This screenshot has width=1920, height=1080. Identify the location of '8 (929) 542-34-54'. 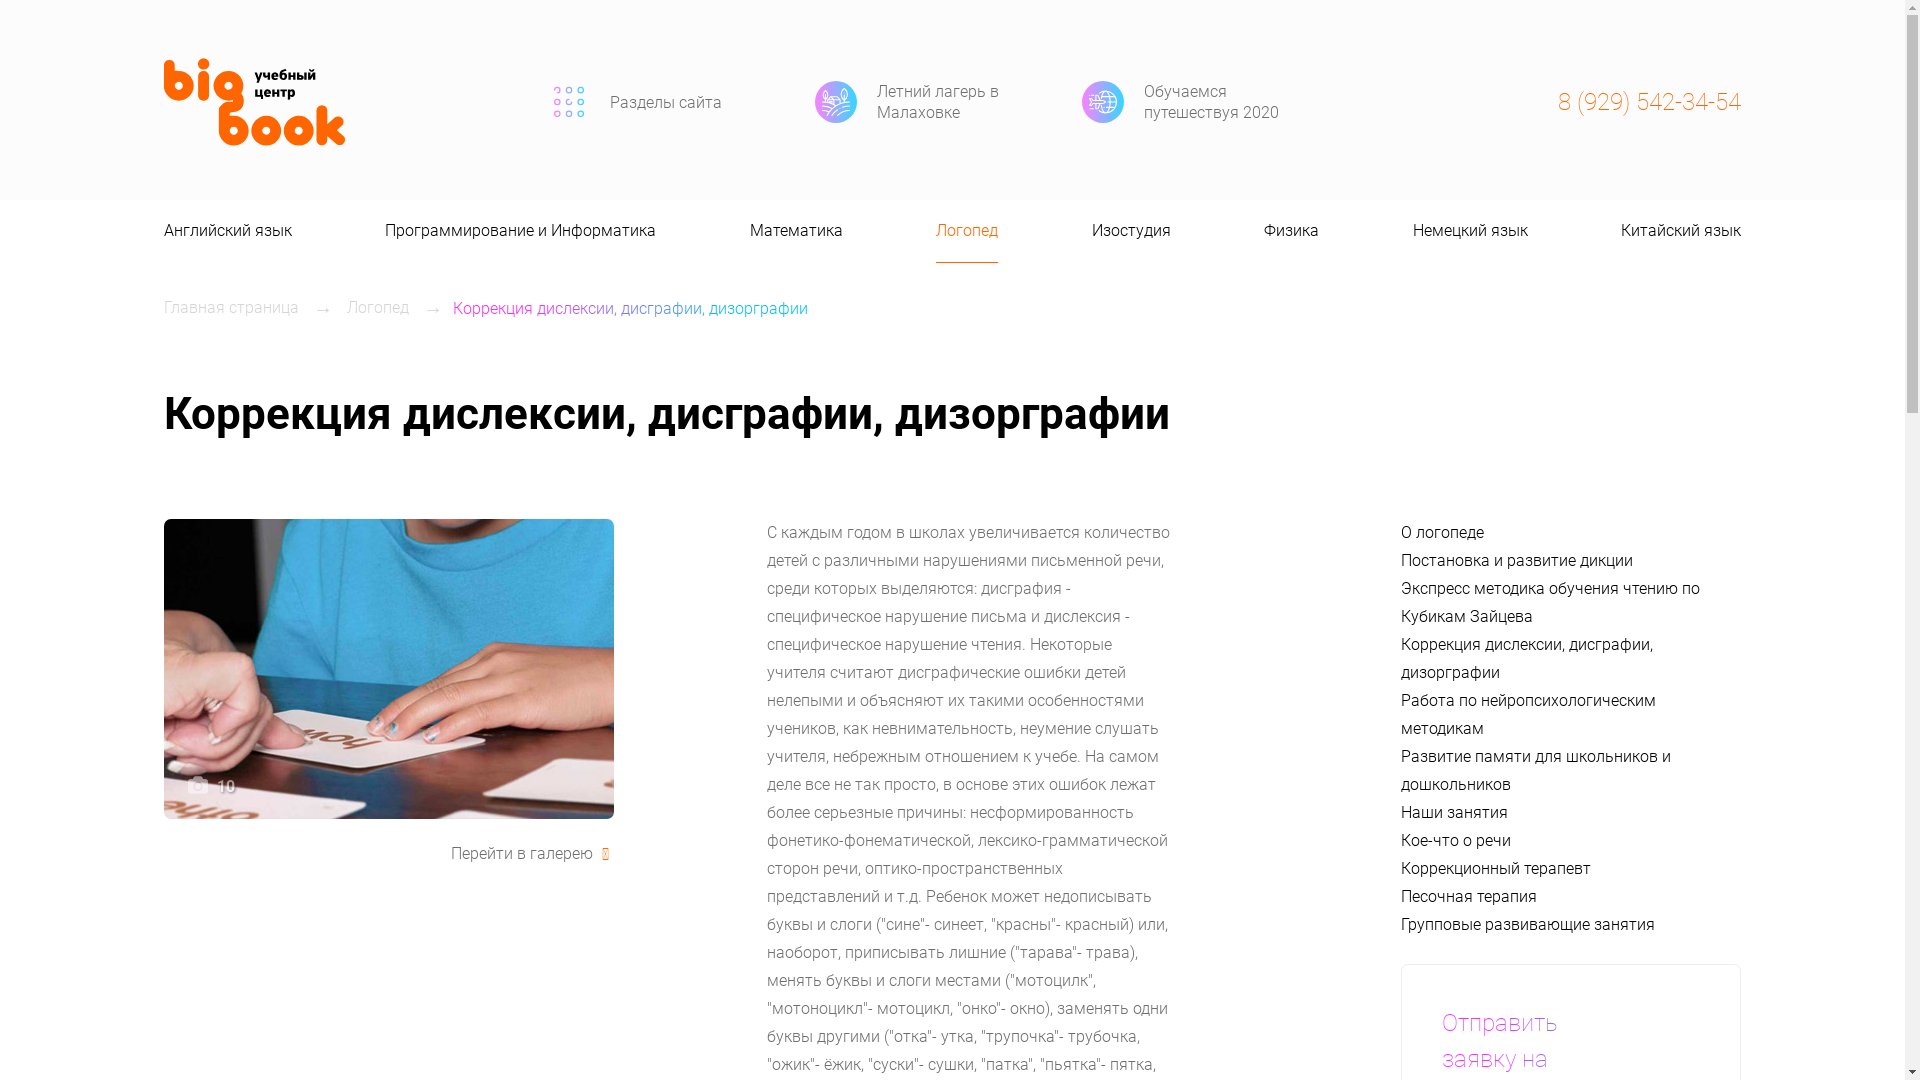
(1649, 101).